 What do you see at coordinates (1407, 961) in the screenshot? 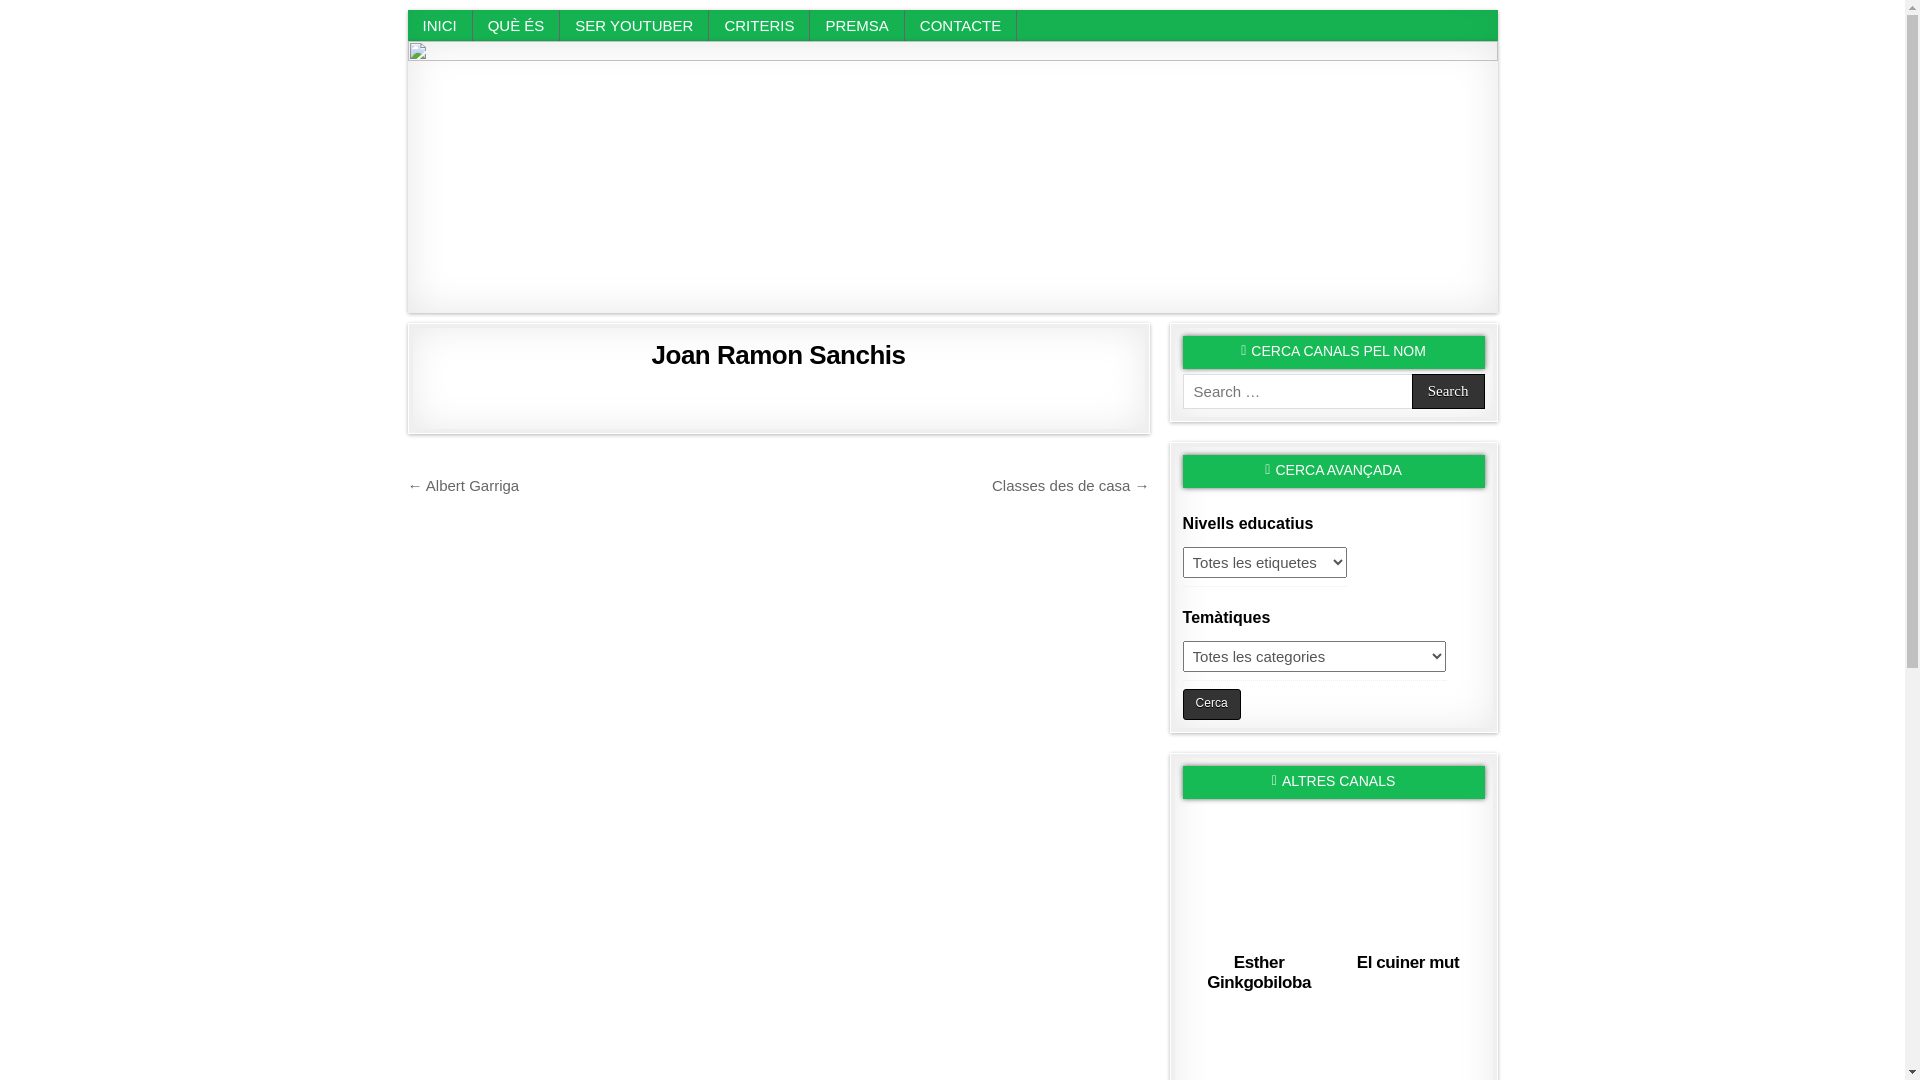
I see `'El cuiner mut'` at bounding box center [1407, 961].